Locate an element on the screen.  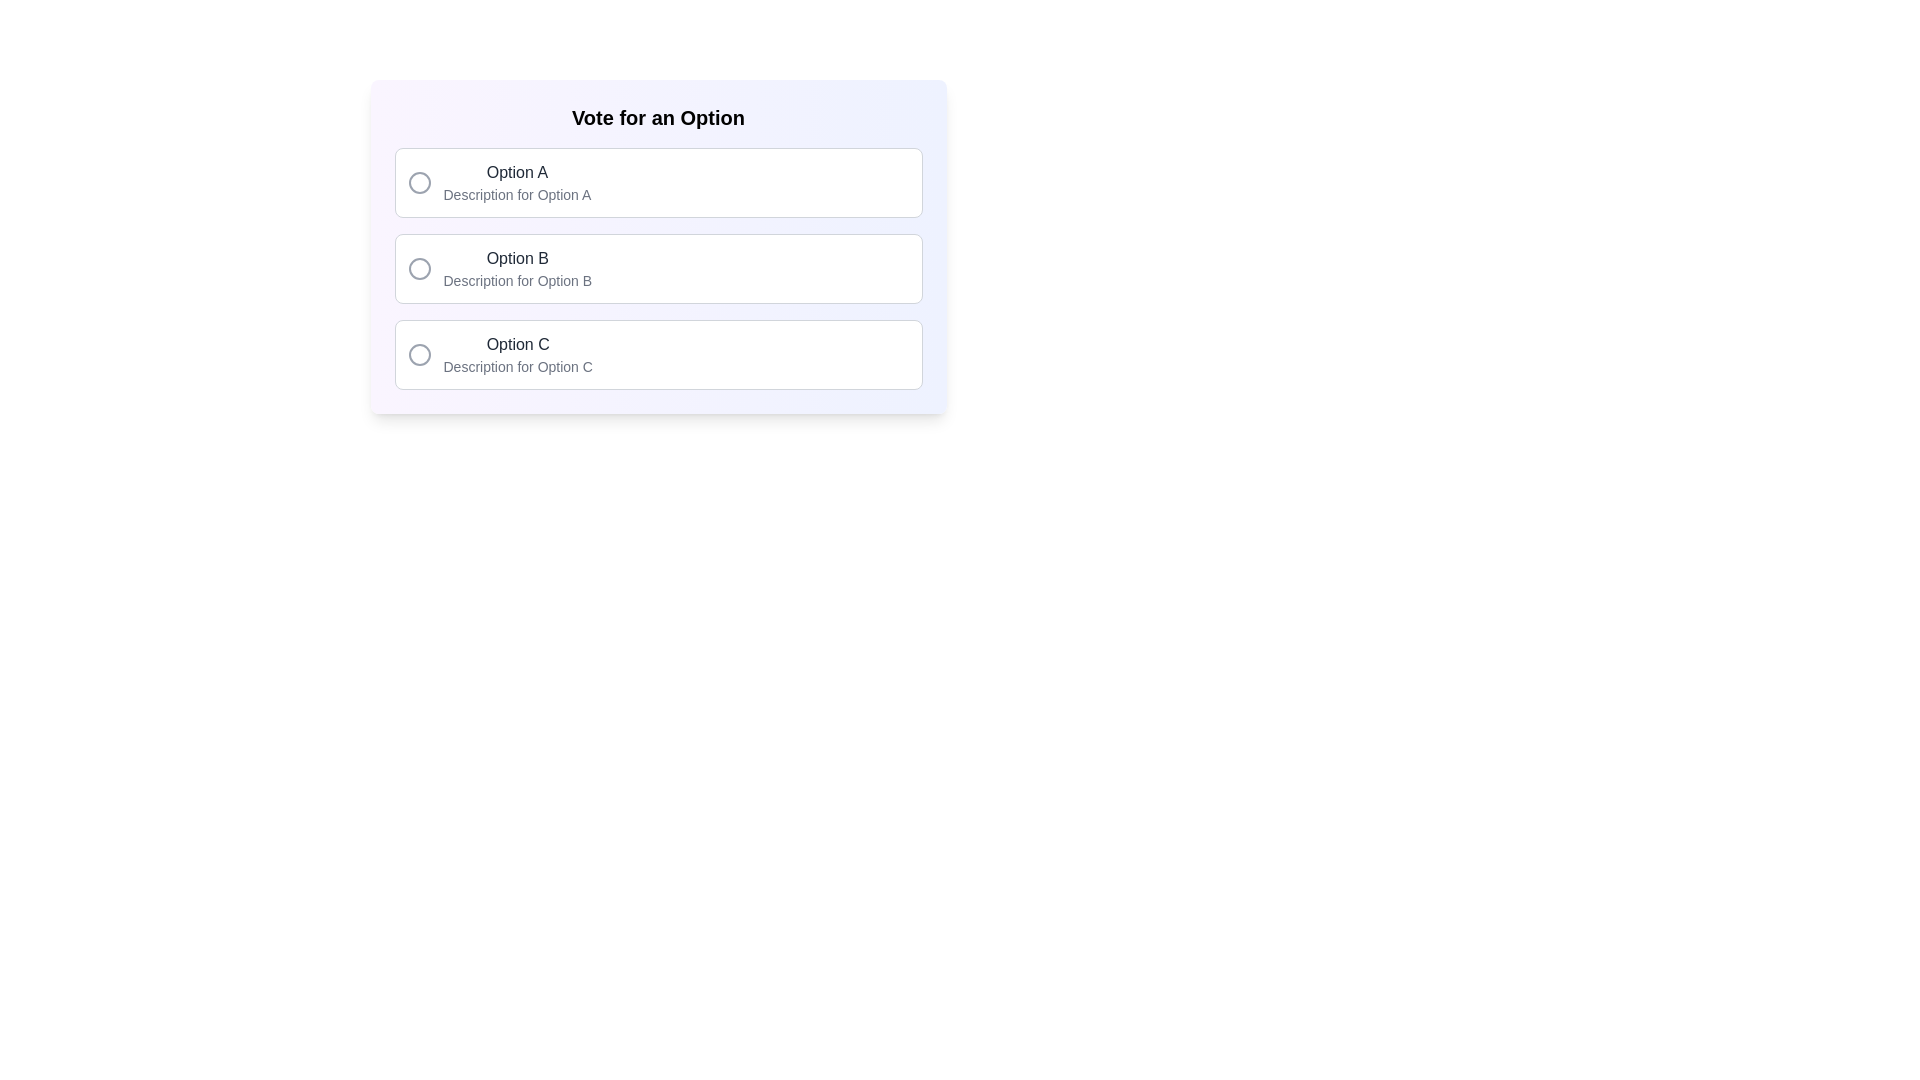
the descriptive label for 'Option B', which provides additional information about this selectable choice in the user interface is located at coordinates (517, 268).